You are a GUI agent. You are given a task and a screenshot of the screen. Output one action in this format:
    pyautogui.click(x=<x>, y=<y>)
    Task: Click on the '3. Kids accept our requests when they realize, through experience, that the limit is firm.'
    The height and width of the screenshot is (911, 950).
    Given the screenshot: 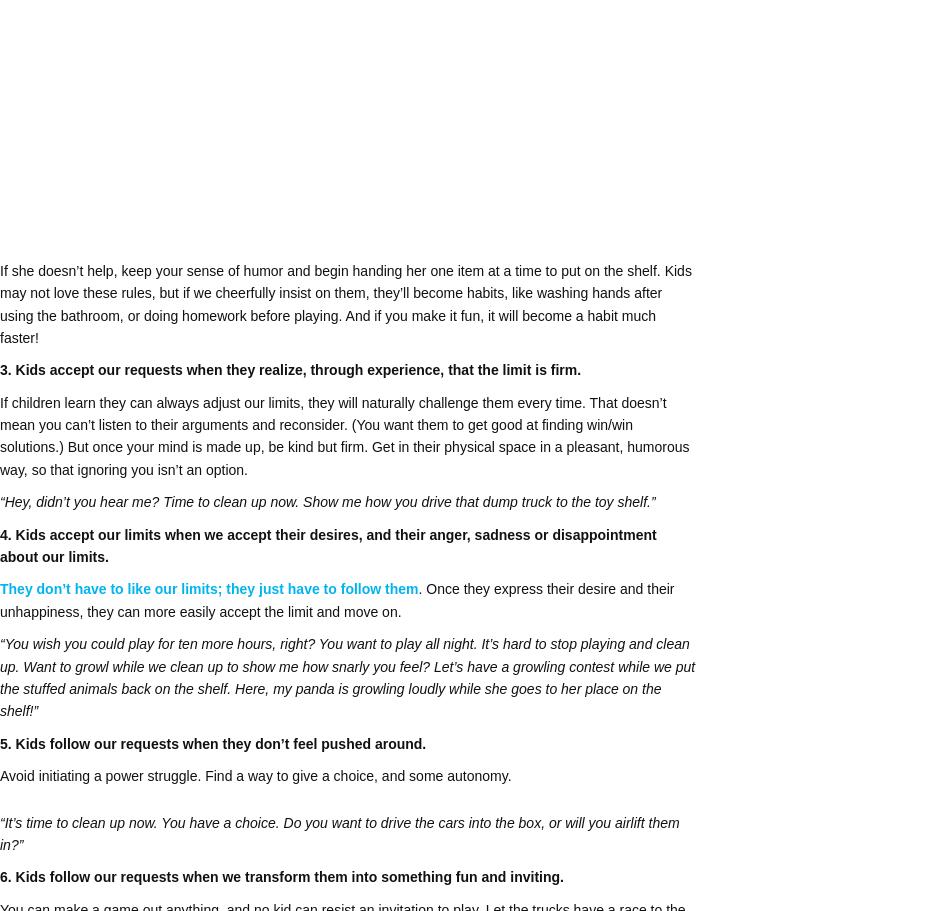 What is the action you would take?
    pyautogui.click(x=289, y=369)
    